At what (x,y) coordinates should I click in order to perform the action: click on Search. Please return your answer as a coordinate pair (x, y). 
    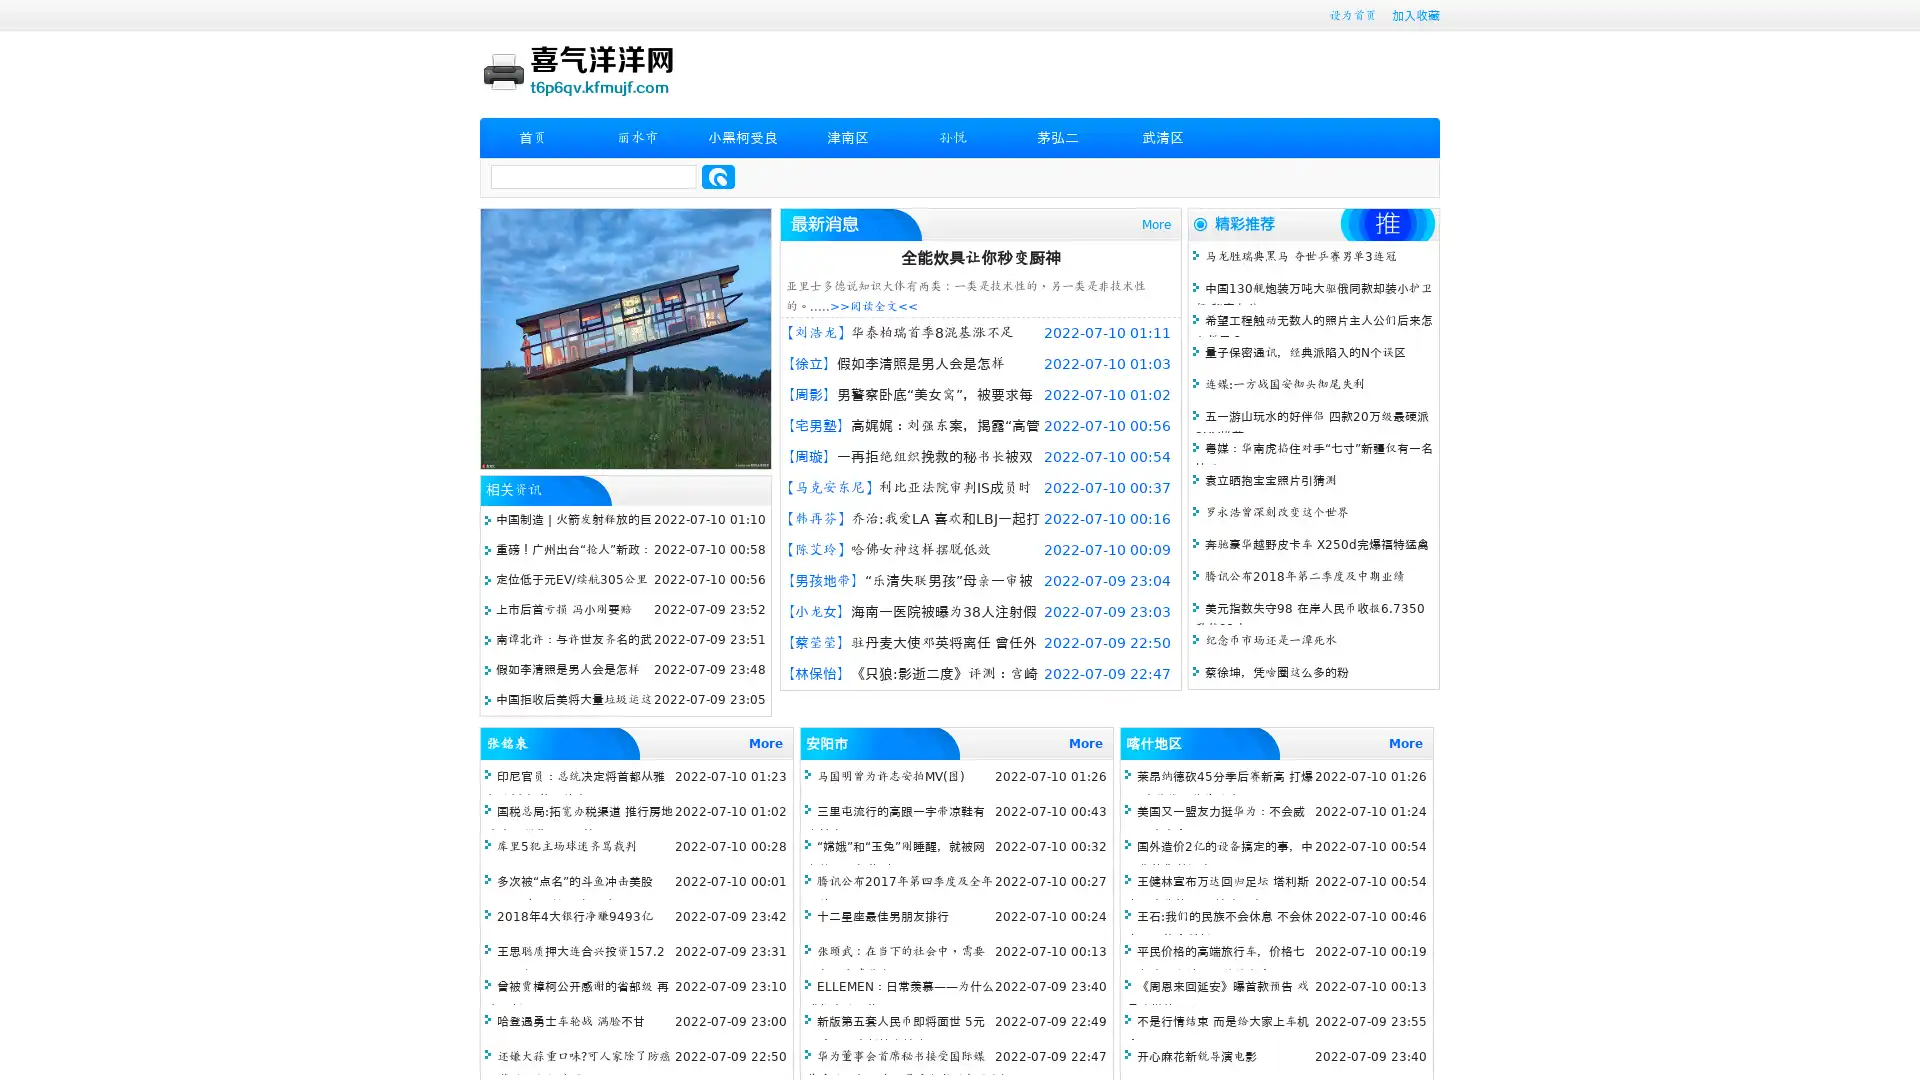
    Looking at the image, I should click on (718, 176).